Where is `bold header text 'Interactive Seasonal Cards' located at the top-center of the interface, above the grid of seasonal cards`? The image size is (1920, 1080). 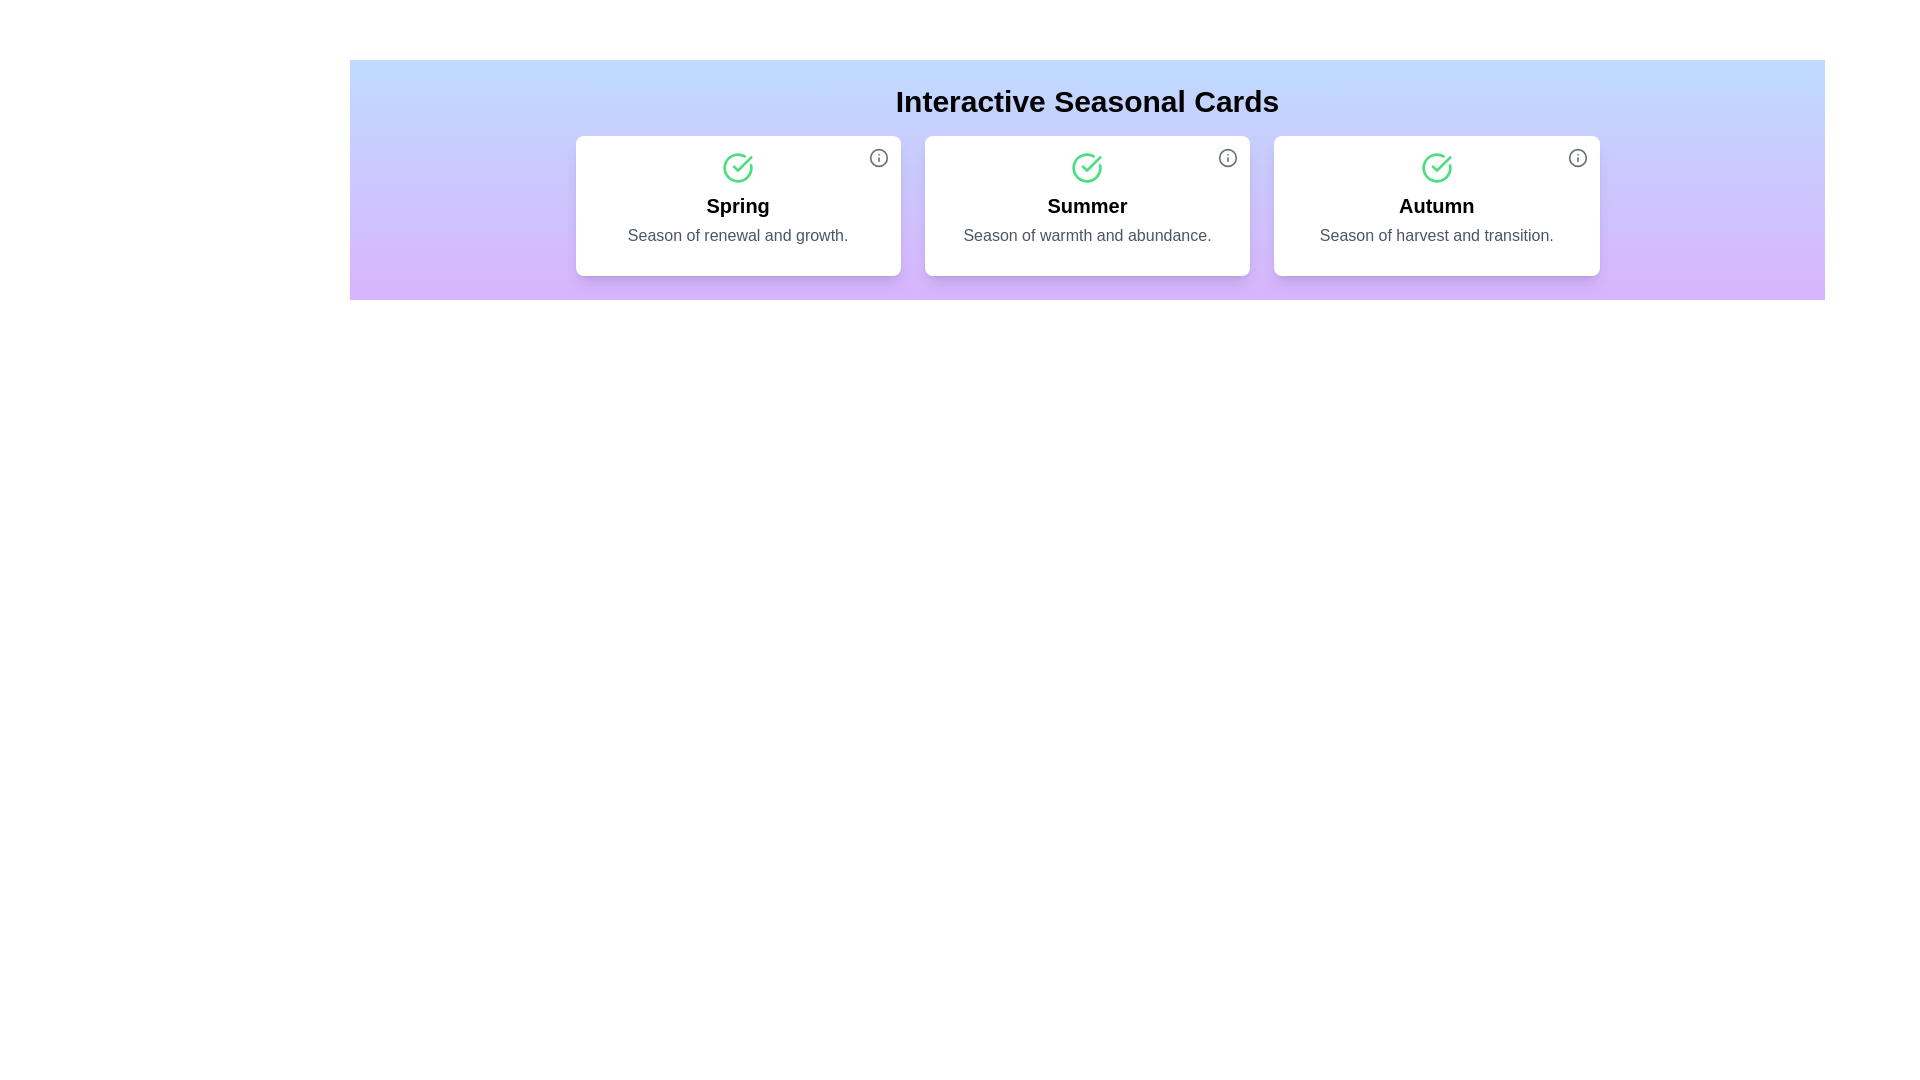 bold header text 'Interactive Seasonal Cards' located at the top-center of the interface, above the grid of seasonal cards is located at coordinates (1086, 101).